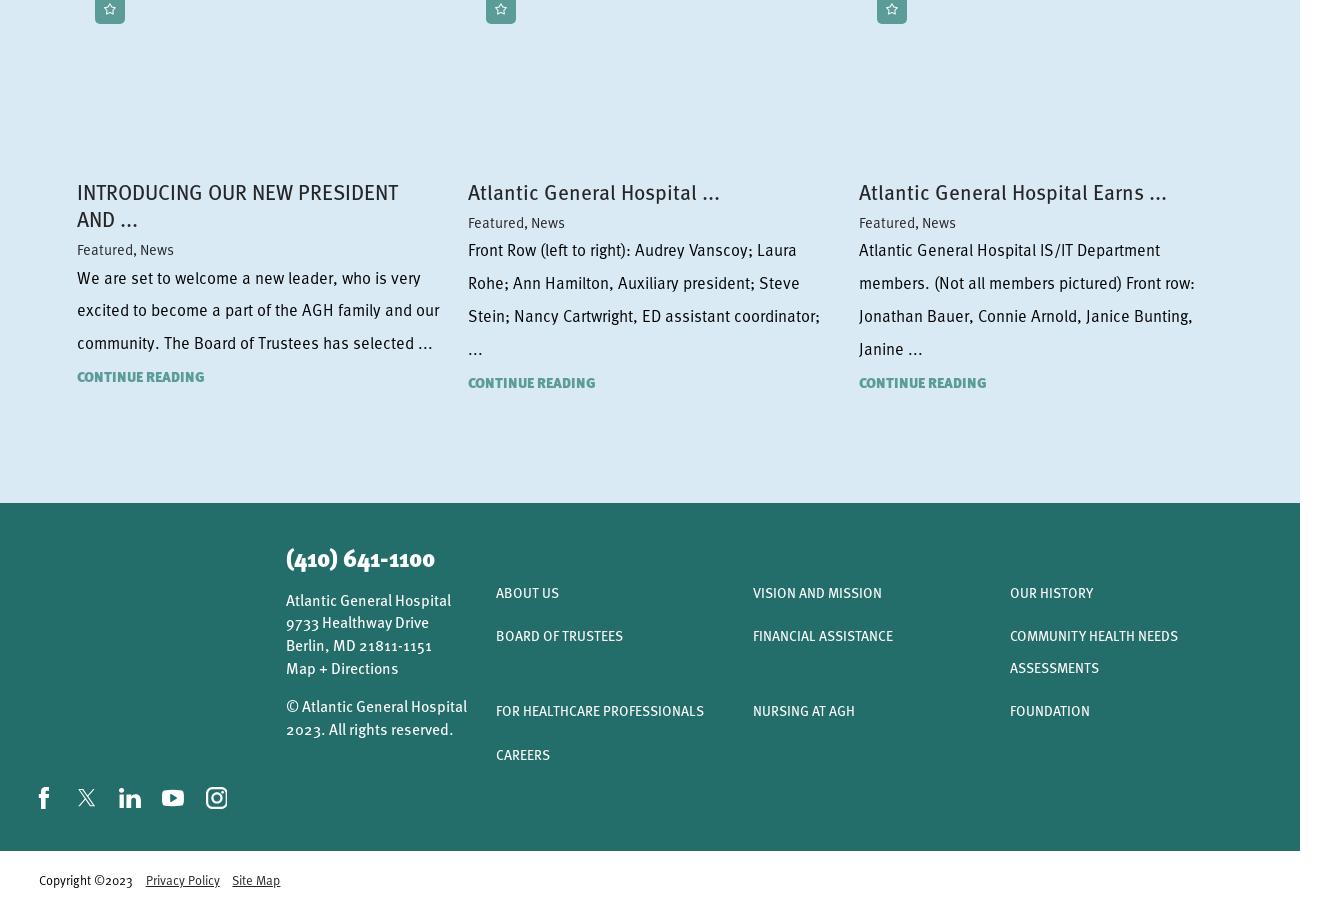 This screenshot has height=907, width=1333. Describe the element at coordinates (465, 298) in the screenshot. I see `'Front Row (left to right): Audrey Vanscoy; Laura Rohe; Ann Hamilton, Auxiliary president; Steve Stein; Nancy Cartwright, ED assistant coordinator; ...'` at that location.